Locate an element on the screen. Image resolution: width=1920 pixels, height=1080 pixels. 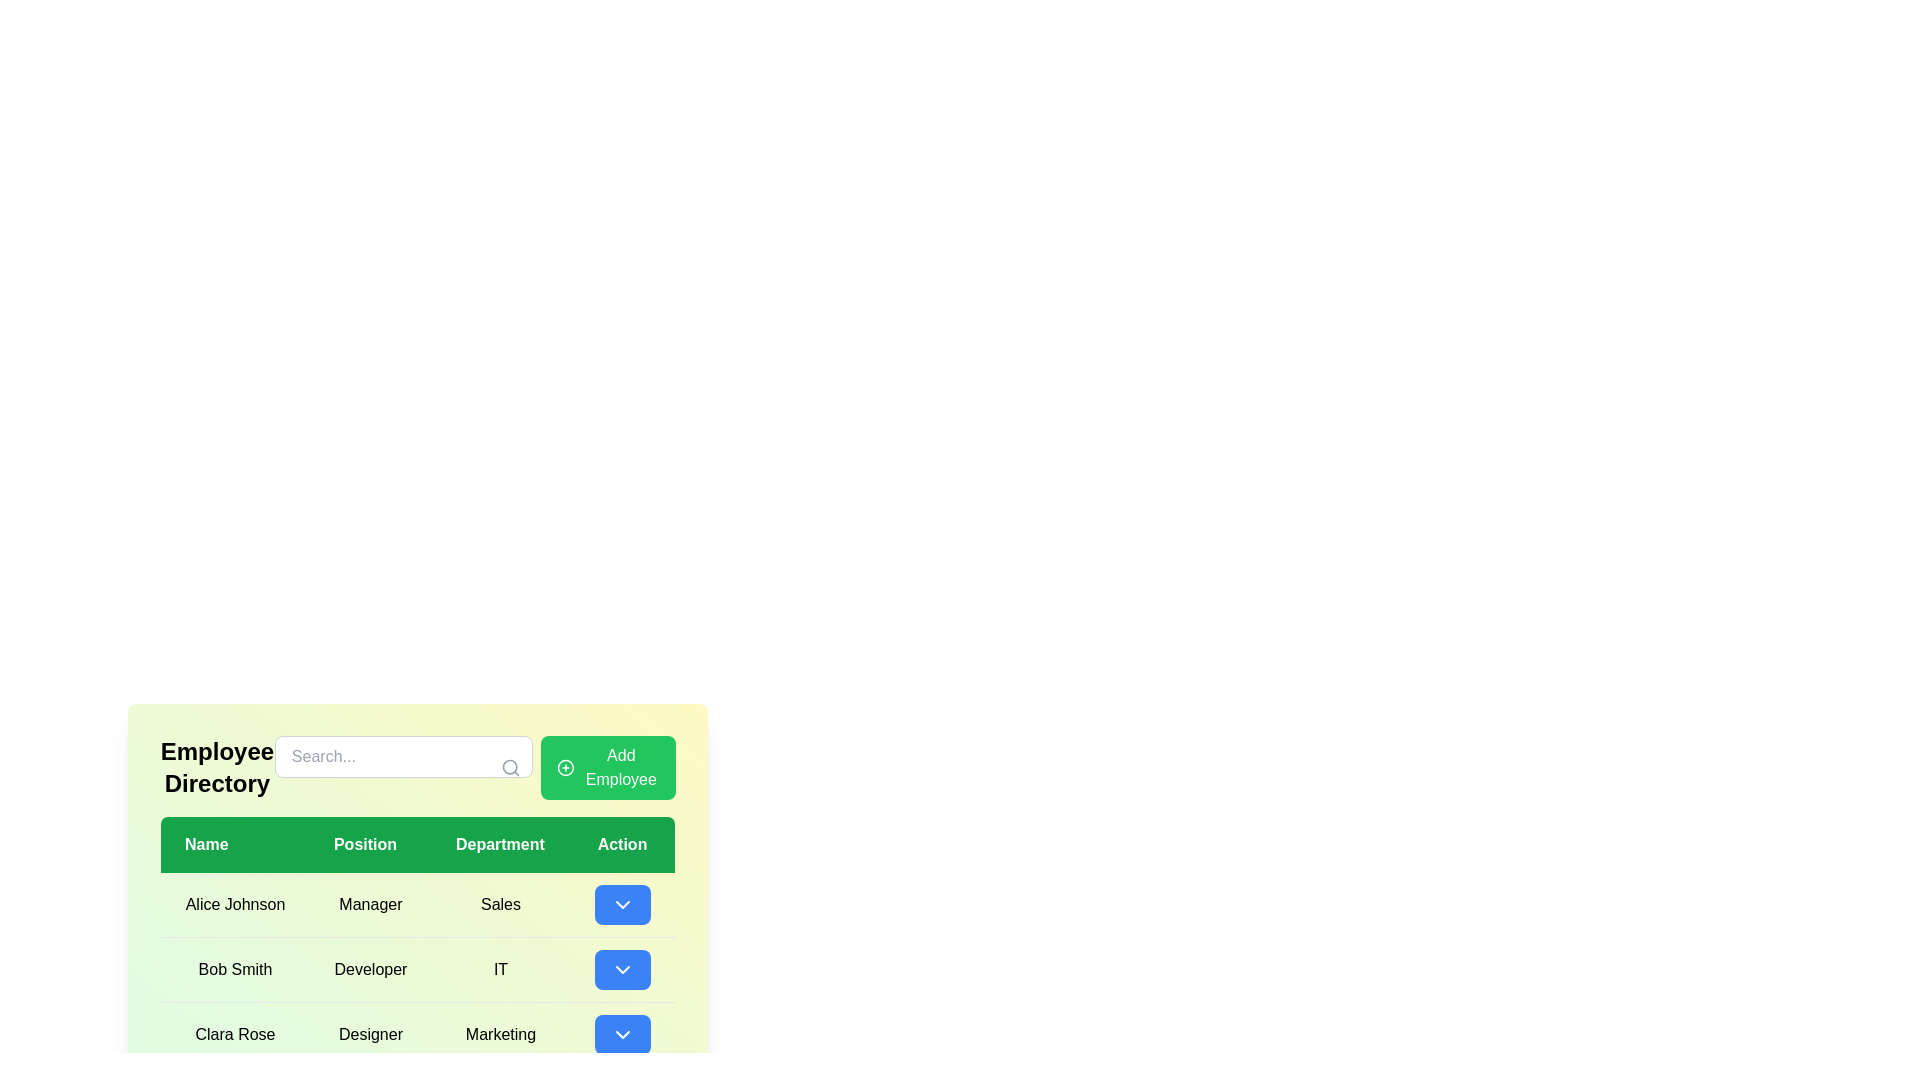
the text label displaying 'Developer' in the second row of the table under the 'Position' column, aligned with 'Bob Smith' in the 'Name' column is located at coordinates (370, 968).